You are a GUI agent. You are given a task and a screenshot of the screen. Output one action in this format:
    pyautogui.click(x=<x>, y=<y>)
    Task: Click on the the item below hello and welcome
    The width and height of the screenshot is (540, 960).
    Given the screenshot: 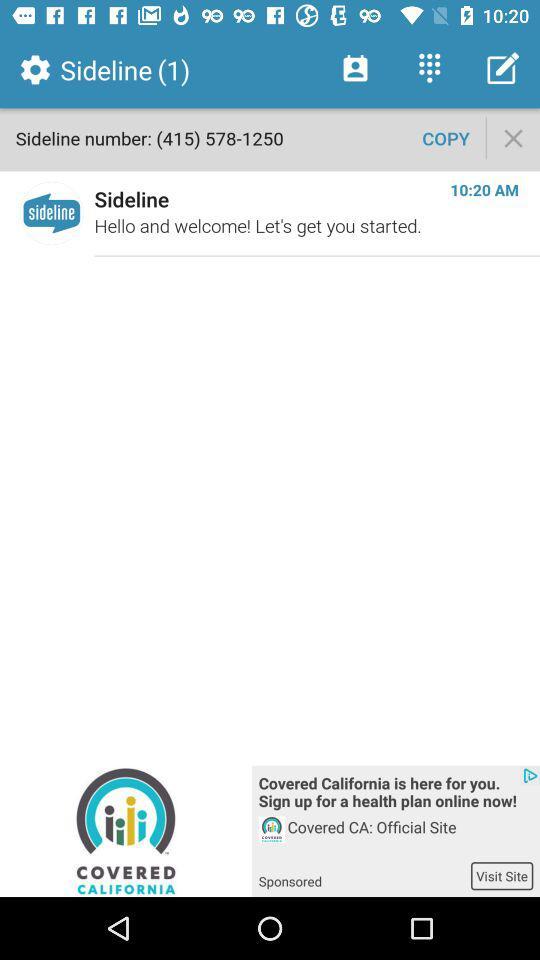 What is the action you would take?
    pyautogui.click(x=395, y=794)
    